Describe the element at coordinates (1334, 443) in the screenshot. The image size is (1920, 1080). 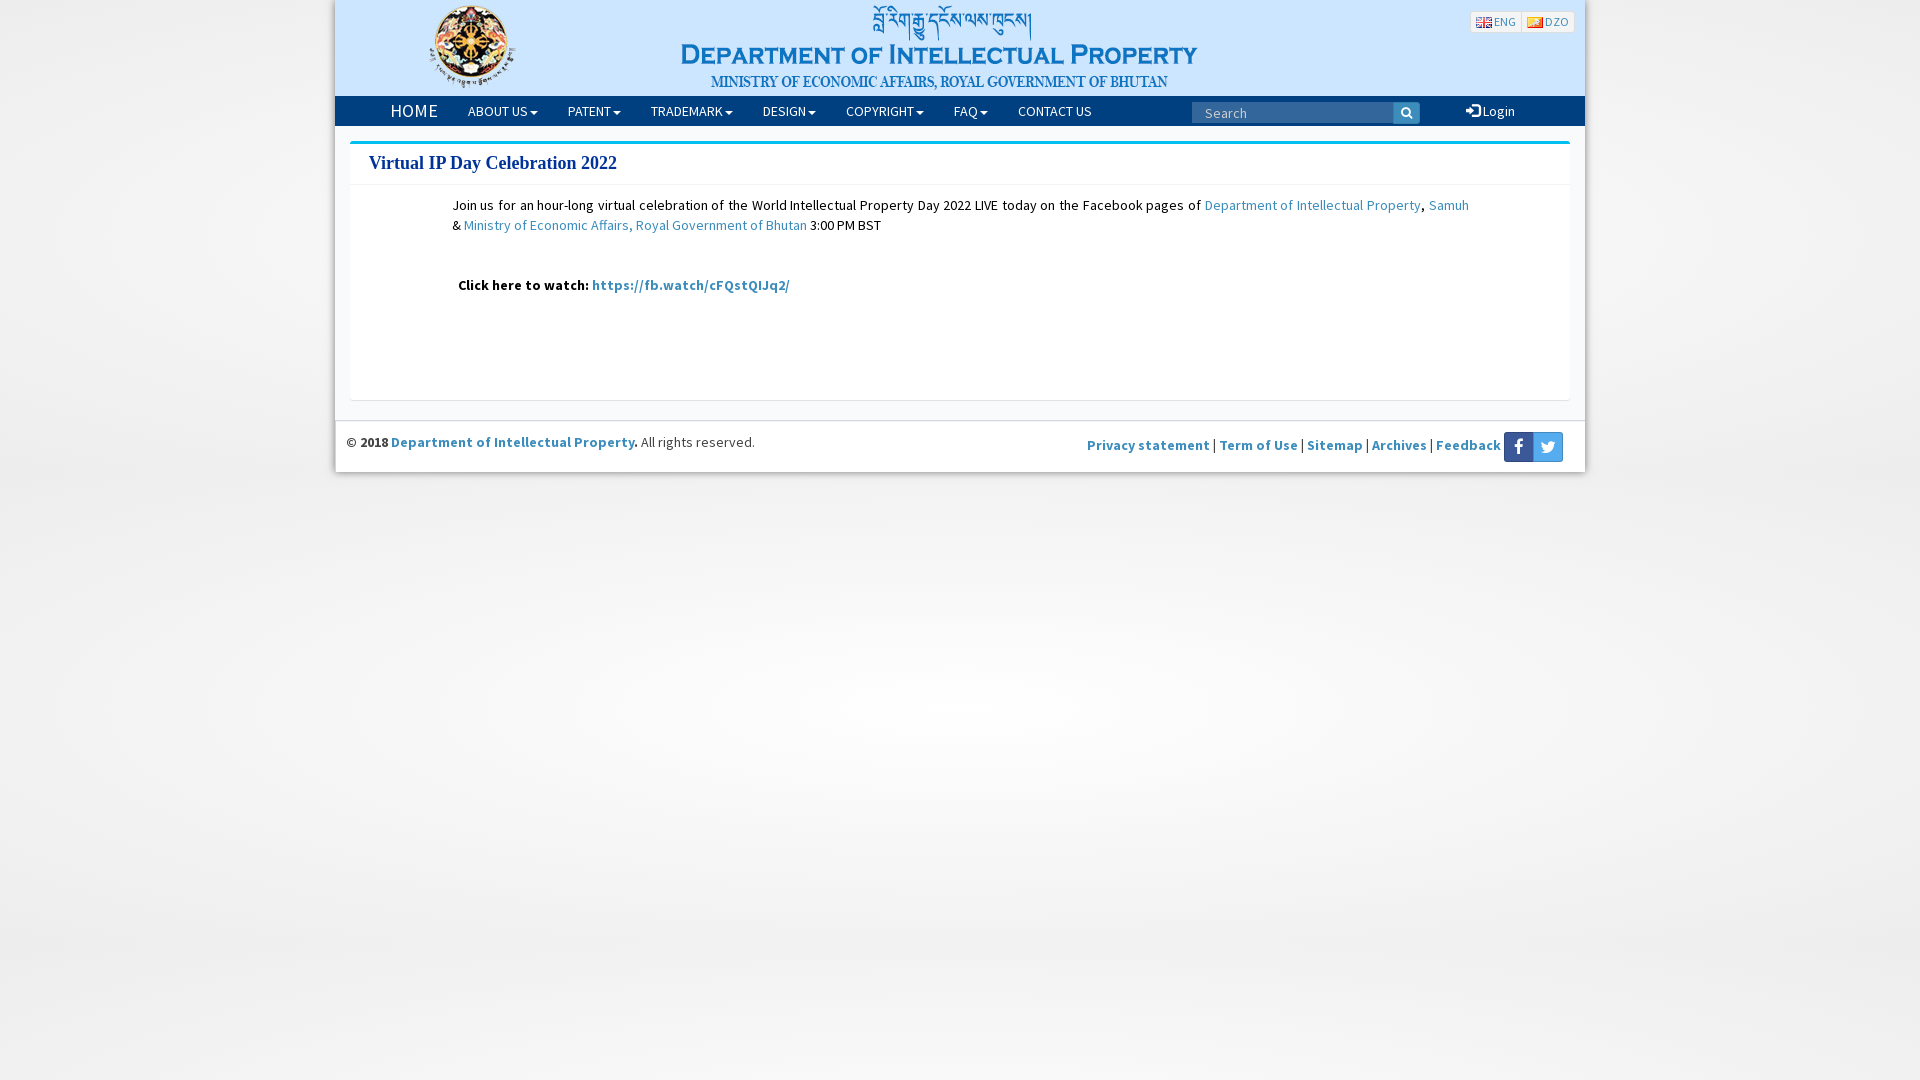
I see `'Sitemap'` at that location.